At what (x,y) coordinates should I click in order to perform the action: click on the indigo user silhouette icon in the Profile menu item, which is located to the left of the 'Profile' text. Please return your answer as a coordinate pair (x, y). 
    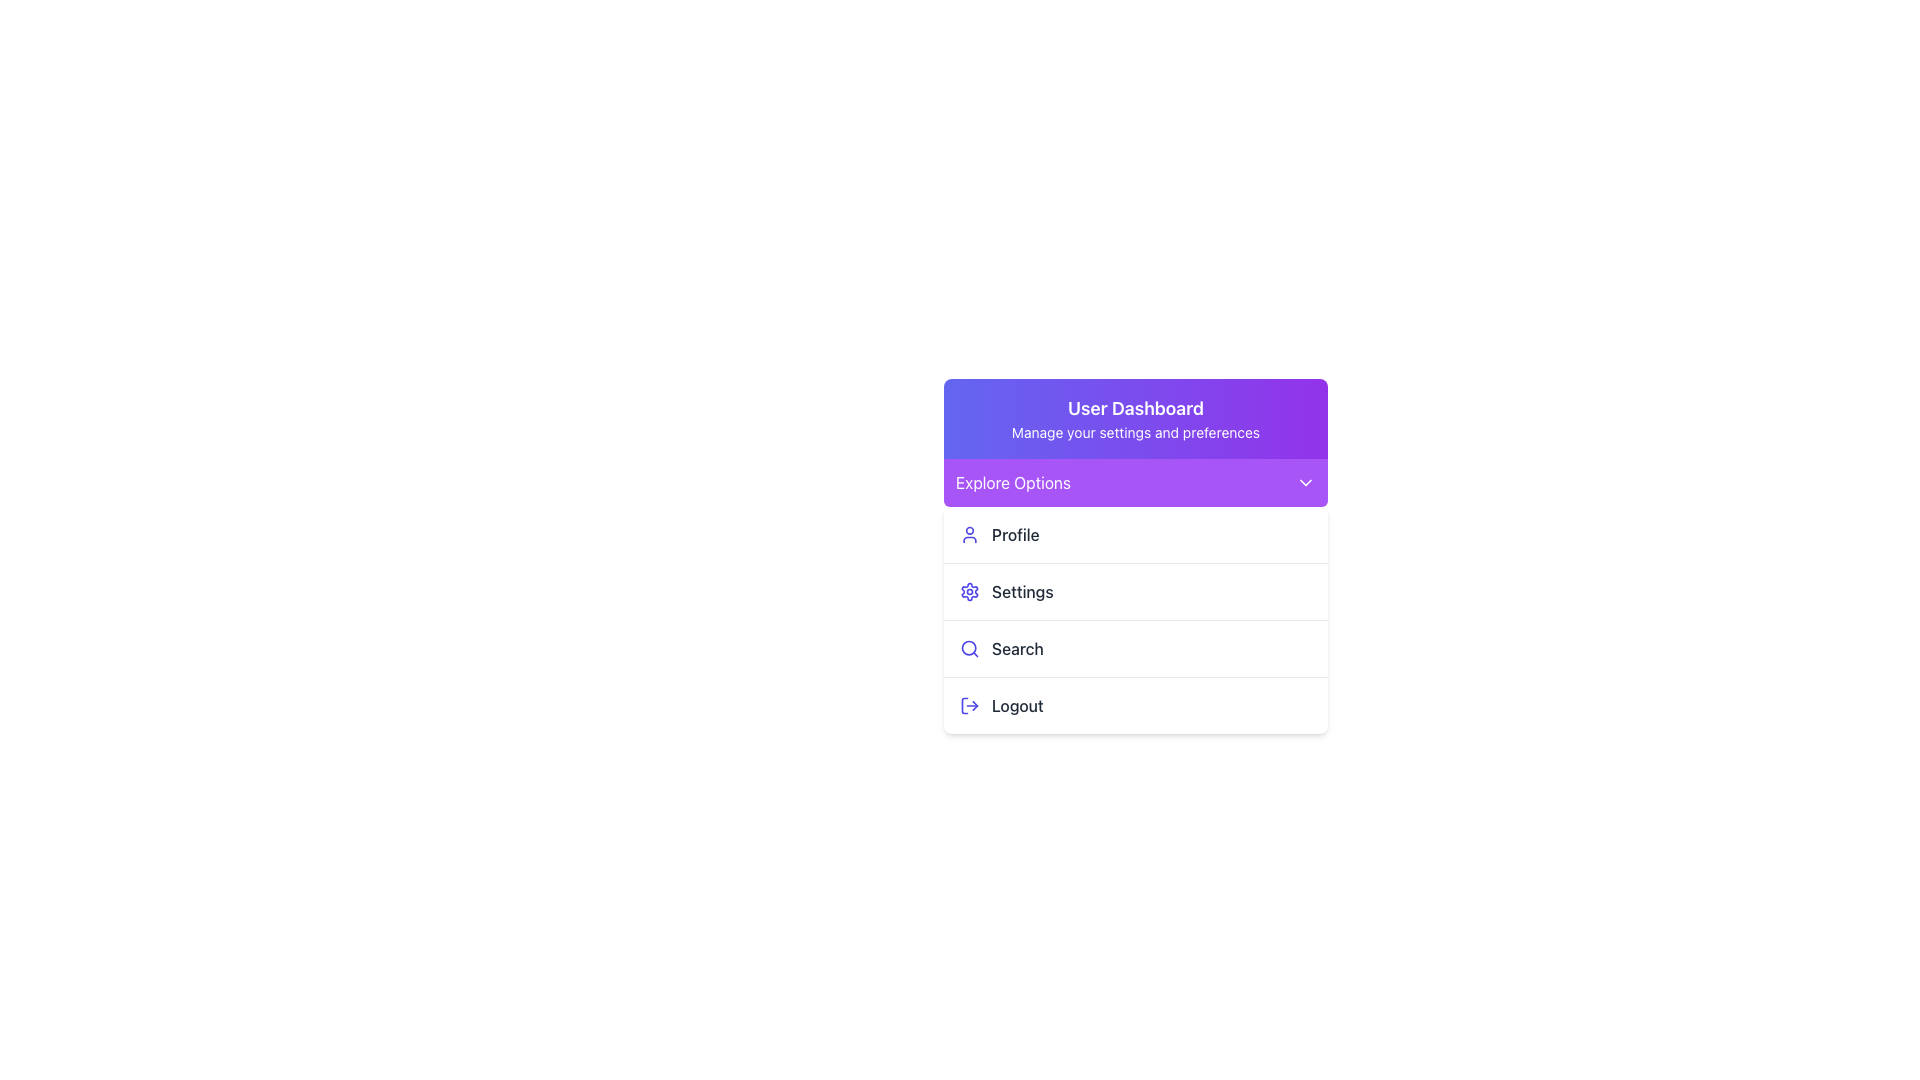
    Looking at the image, I should click on (969, 534).